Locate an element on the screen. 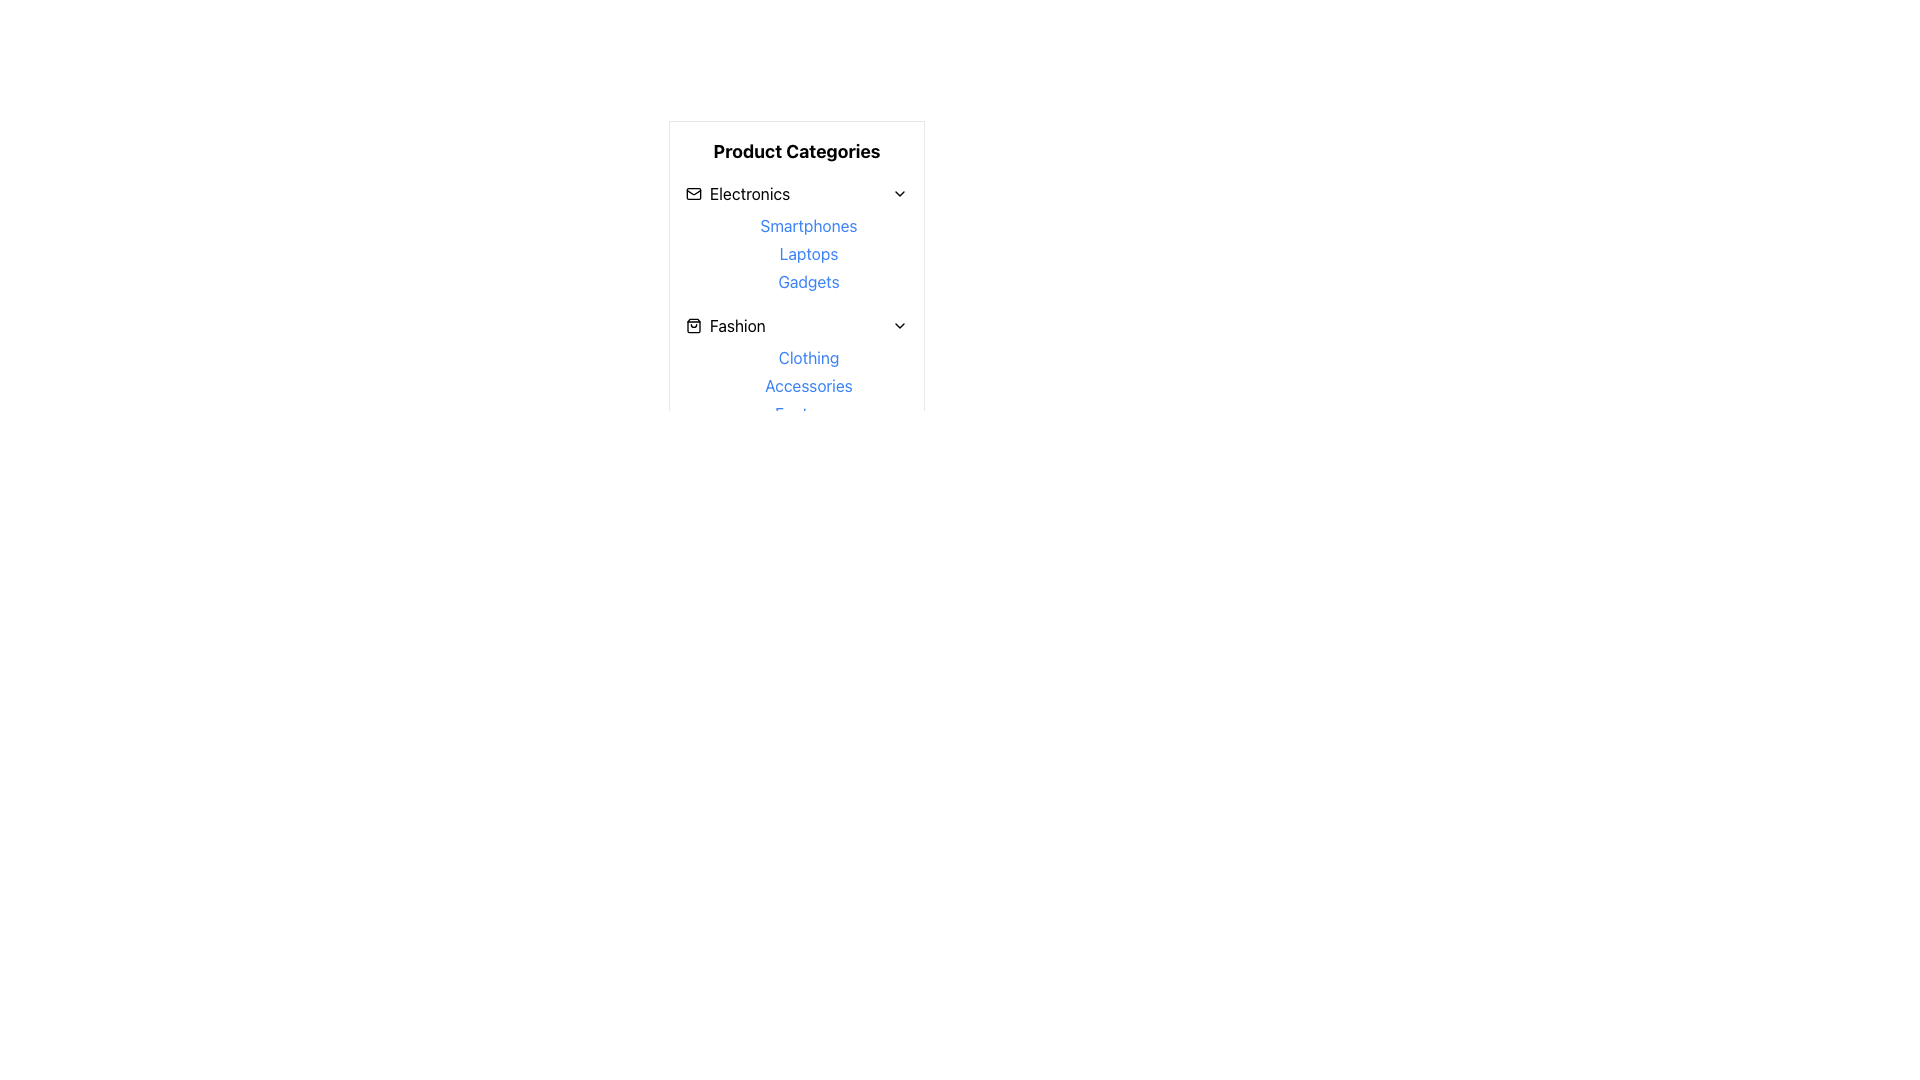  the 'Gadgets' text label, which is the third item in the nested list under the 'Electronics' category is located at coordinates (809, 281).